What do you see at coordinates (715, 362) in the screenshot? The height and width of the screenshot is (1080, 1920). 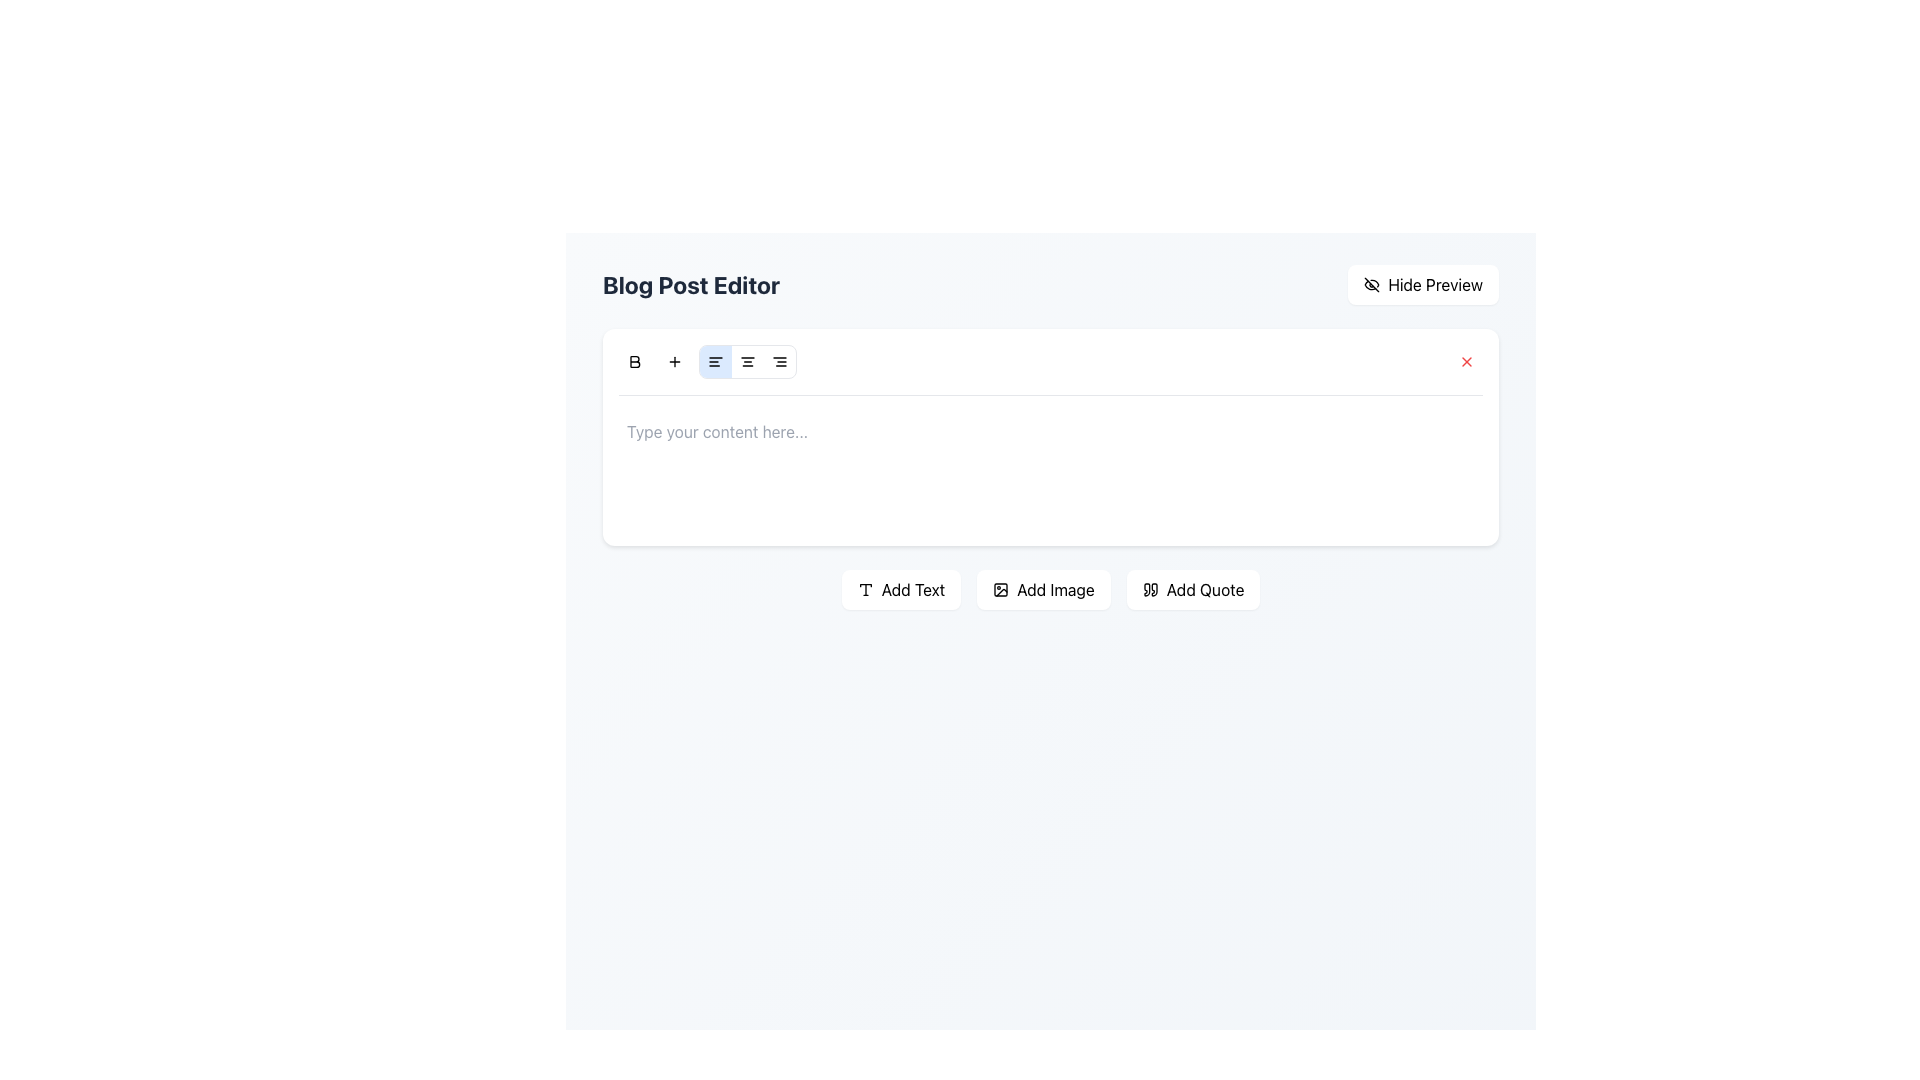 I see `the left-align formatting icon, which is the third icon from the left in the horizontal toolbar above the text input area, to apply left alignment` at bounding box center [715, 362].